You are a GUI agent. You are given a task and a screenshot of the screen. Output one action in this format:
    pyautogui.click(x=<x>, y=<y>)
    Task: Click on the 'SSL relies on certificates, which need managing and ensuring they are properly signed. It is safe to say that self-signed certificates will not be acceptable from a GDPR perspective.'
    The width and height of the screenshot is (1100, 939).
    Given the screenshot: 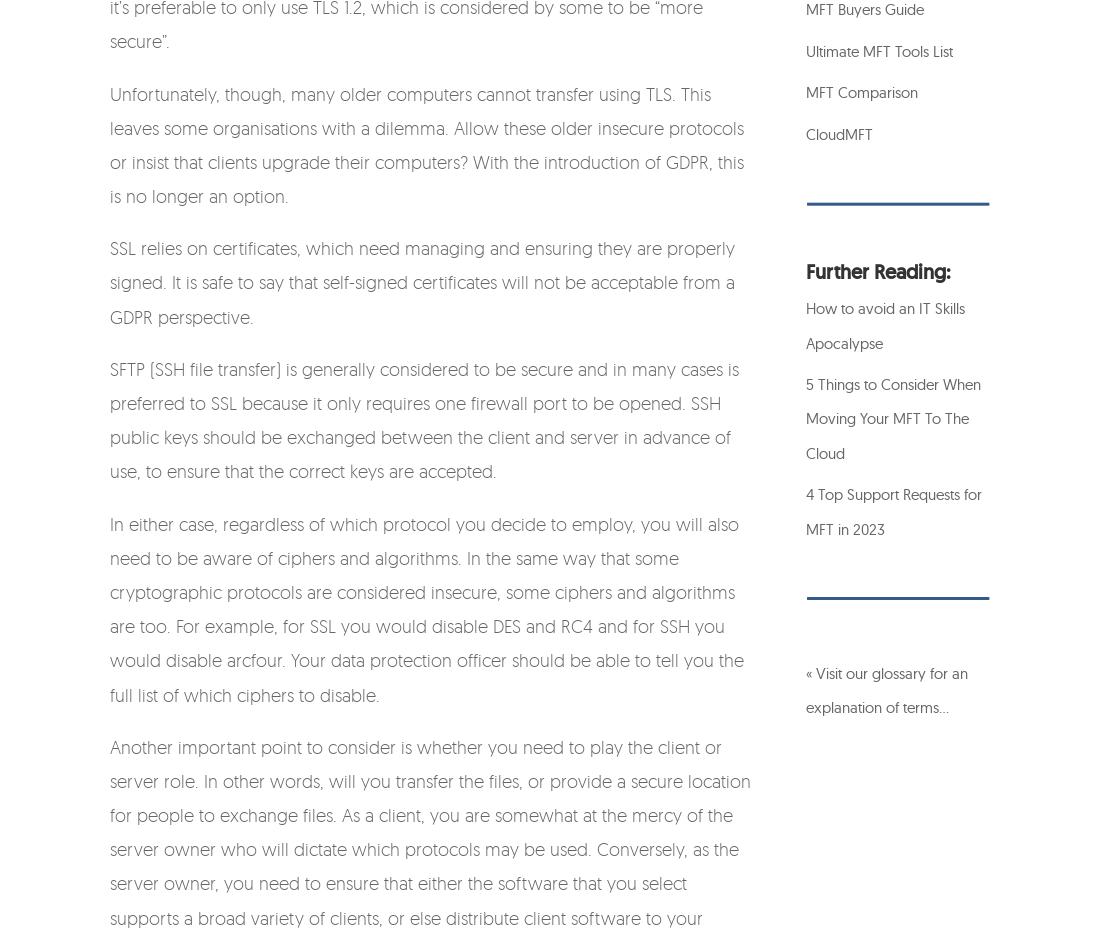 What is the action you would take?
    pyautogui.click(x=421, y=280)
    